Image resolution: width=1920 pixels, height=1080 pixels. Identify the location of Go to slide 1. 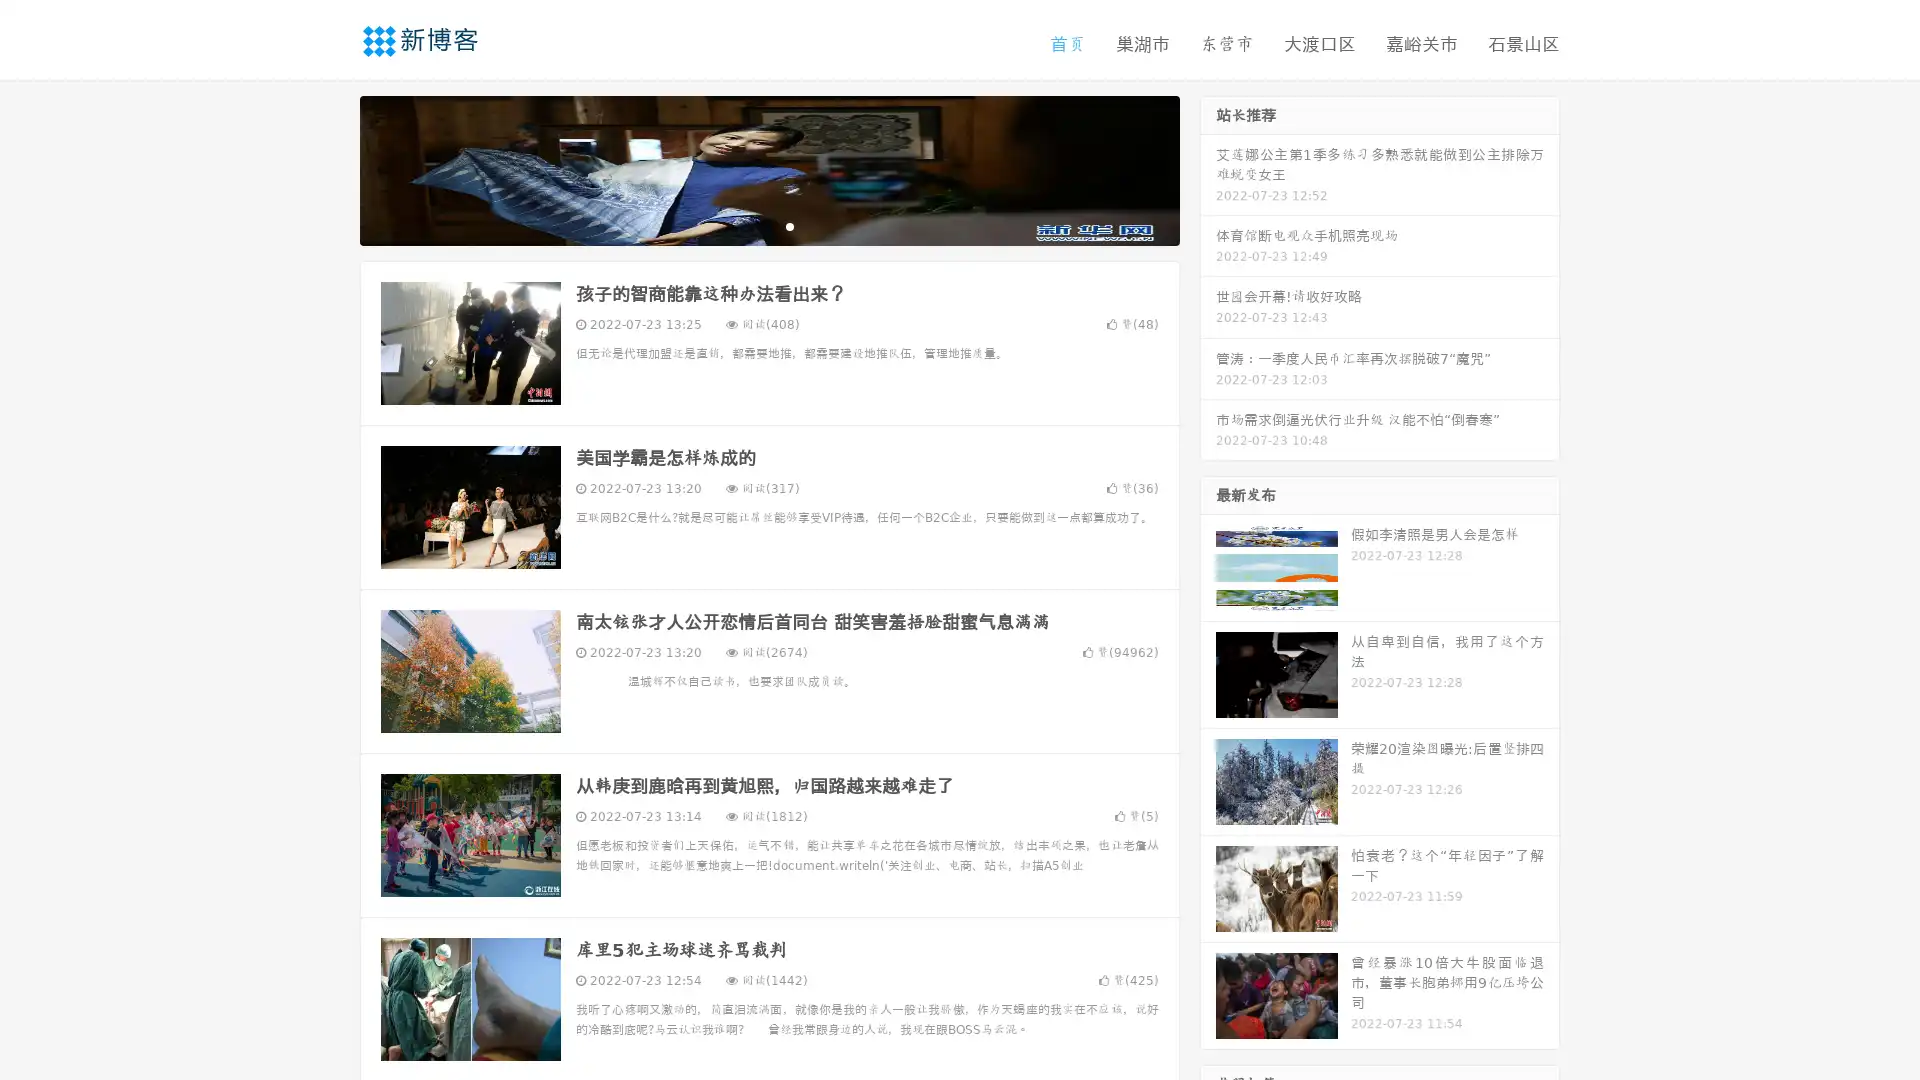
(748, 225).